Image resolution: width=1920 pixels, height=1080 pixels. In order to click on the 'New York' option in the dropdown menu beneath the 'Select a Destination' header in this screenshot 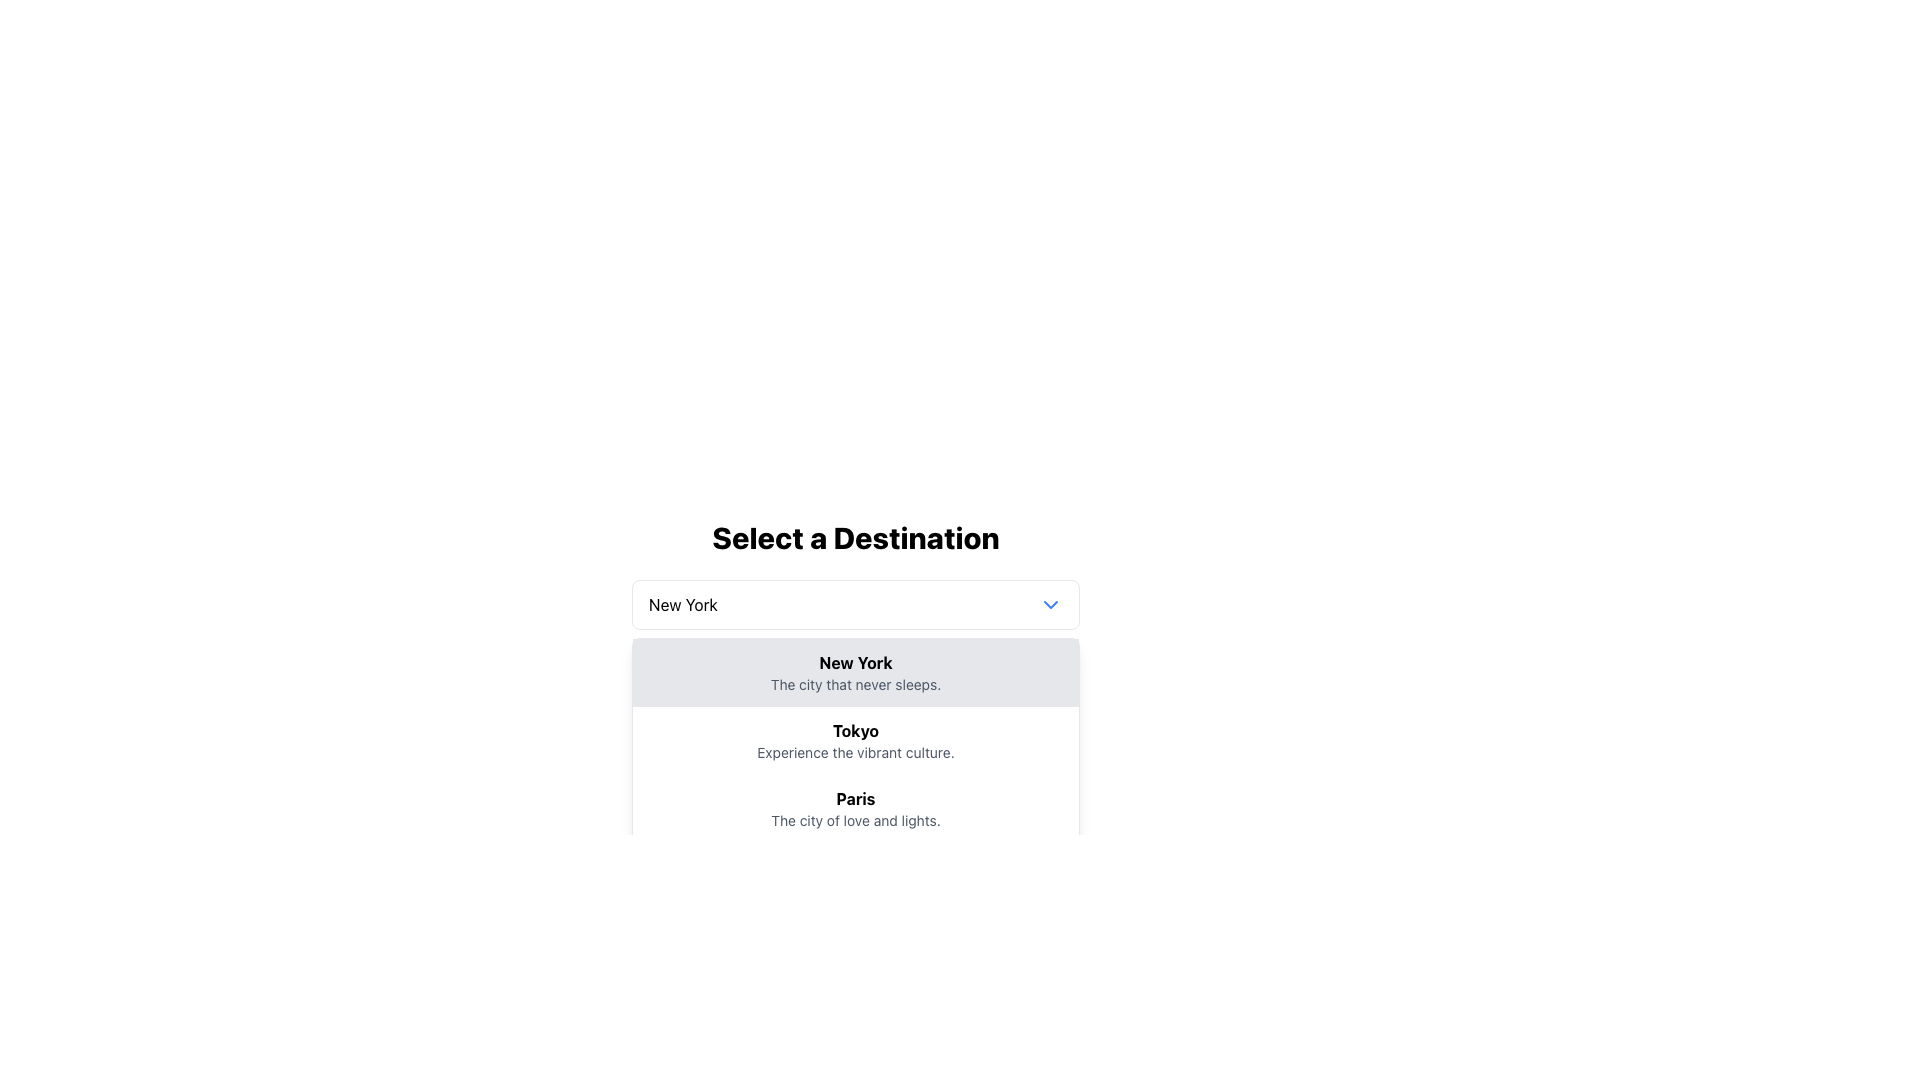, I will do `click(855, 672)`.